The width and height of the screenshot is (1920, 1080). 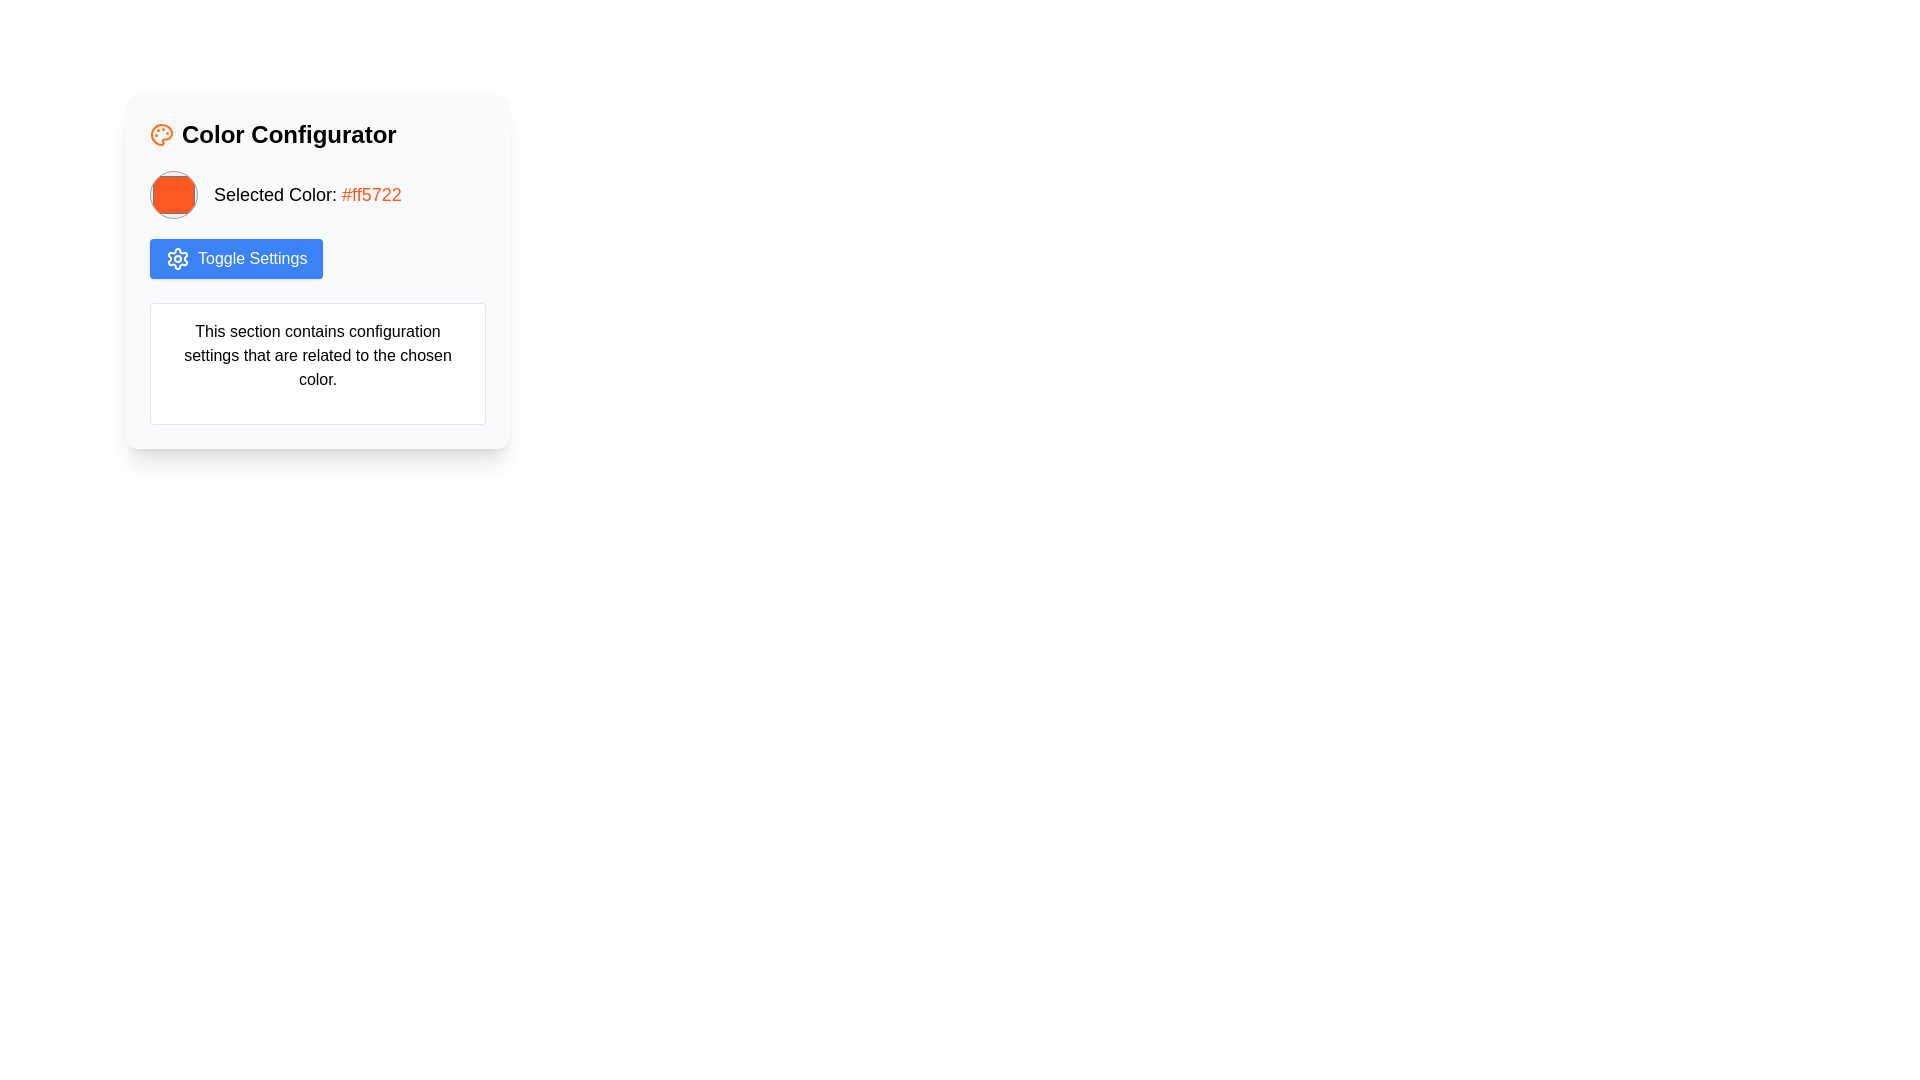 I want to click on the Text label displaying the selected color code, located to the right of the orange circular visual representation in the 'Color Configurator' section, so click(x=371, y=195).